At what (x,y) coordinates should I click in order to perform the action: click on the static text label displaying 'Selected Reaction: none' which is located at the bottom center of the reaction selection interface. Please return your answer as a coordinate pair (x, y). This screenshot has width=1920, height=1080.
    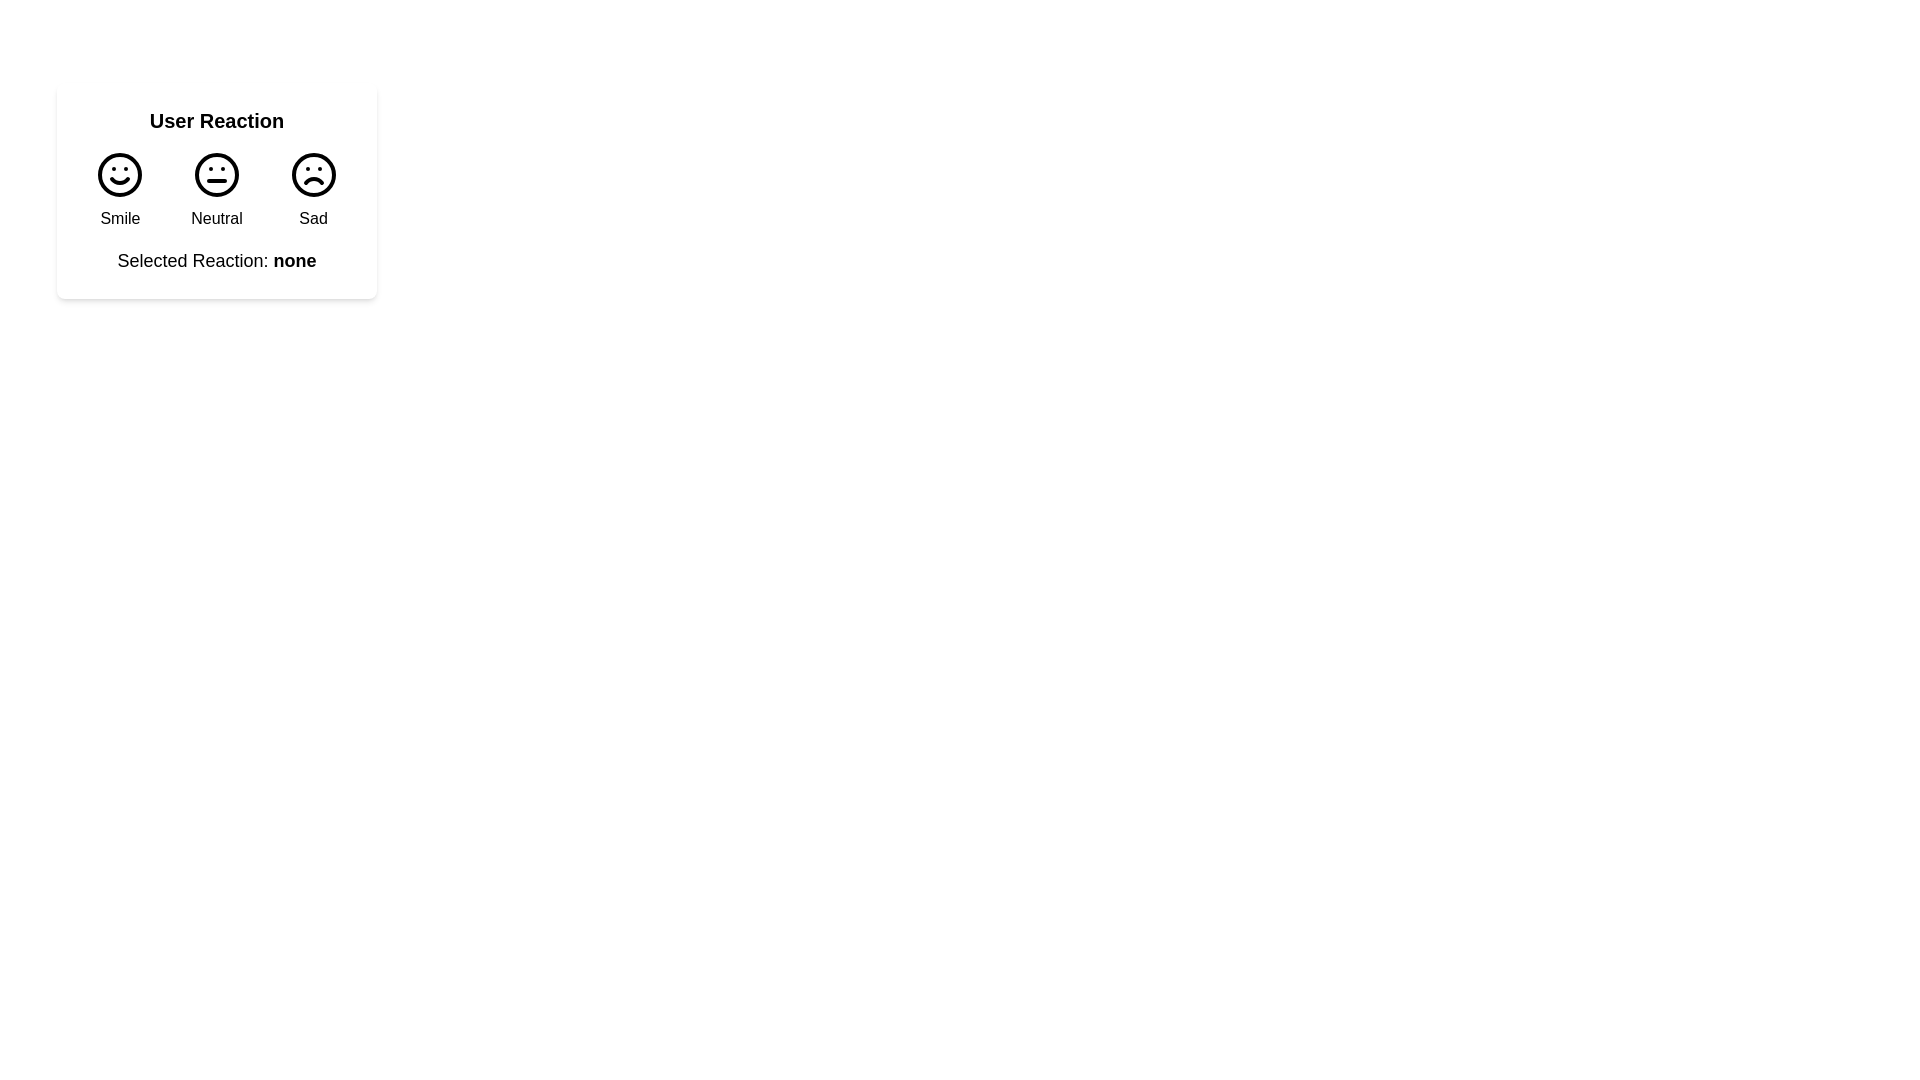
    Looking at the image, I should click on (216, 260).